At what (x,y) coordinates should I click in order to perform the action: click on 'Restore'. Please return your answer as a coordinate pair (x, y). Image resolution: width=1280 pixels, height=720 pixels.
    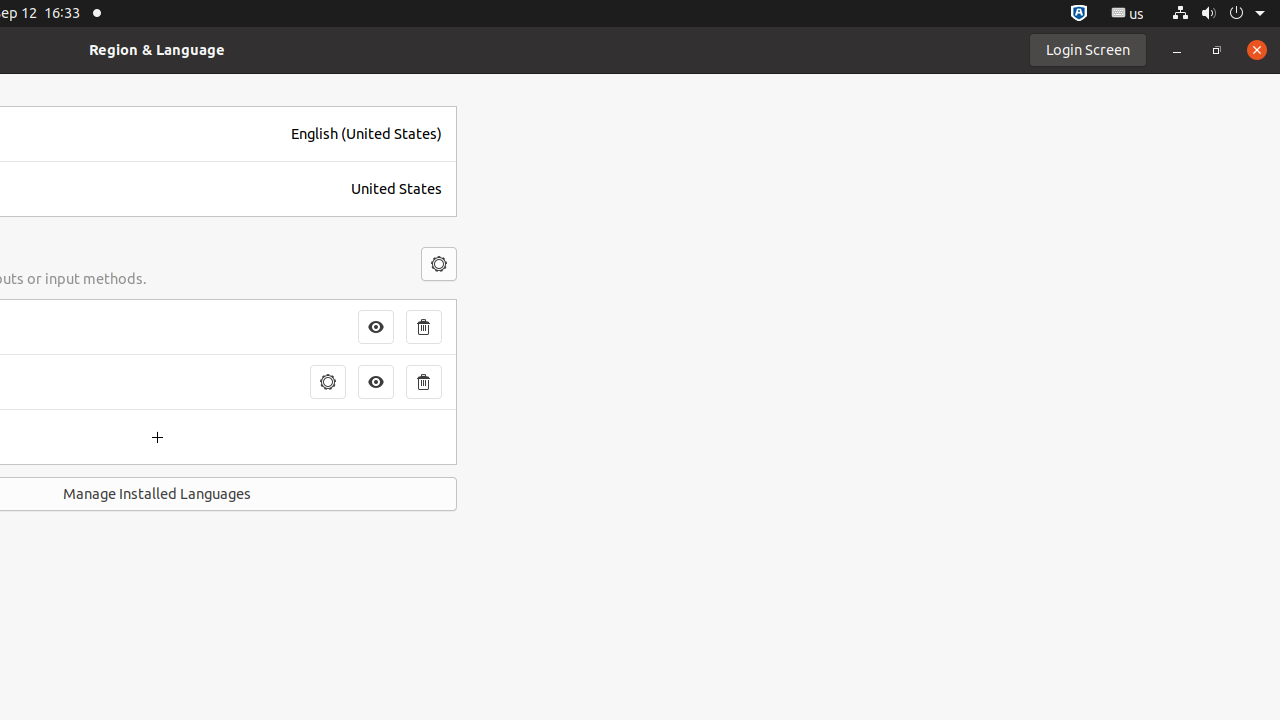
    Looking at the image, I should click on (1216, 48).